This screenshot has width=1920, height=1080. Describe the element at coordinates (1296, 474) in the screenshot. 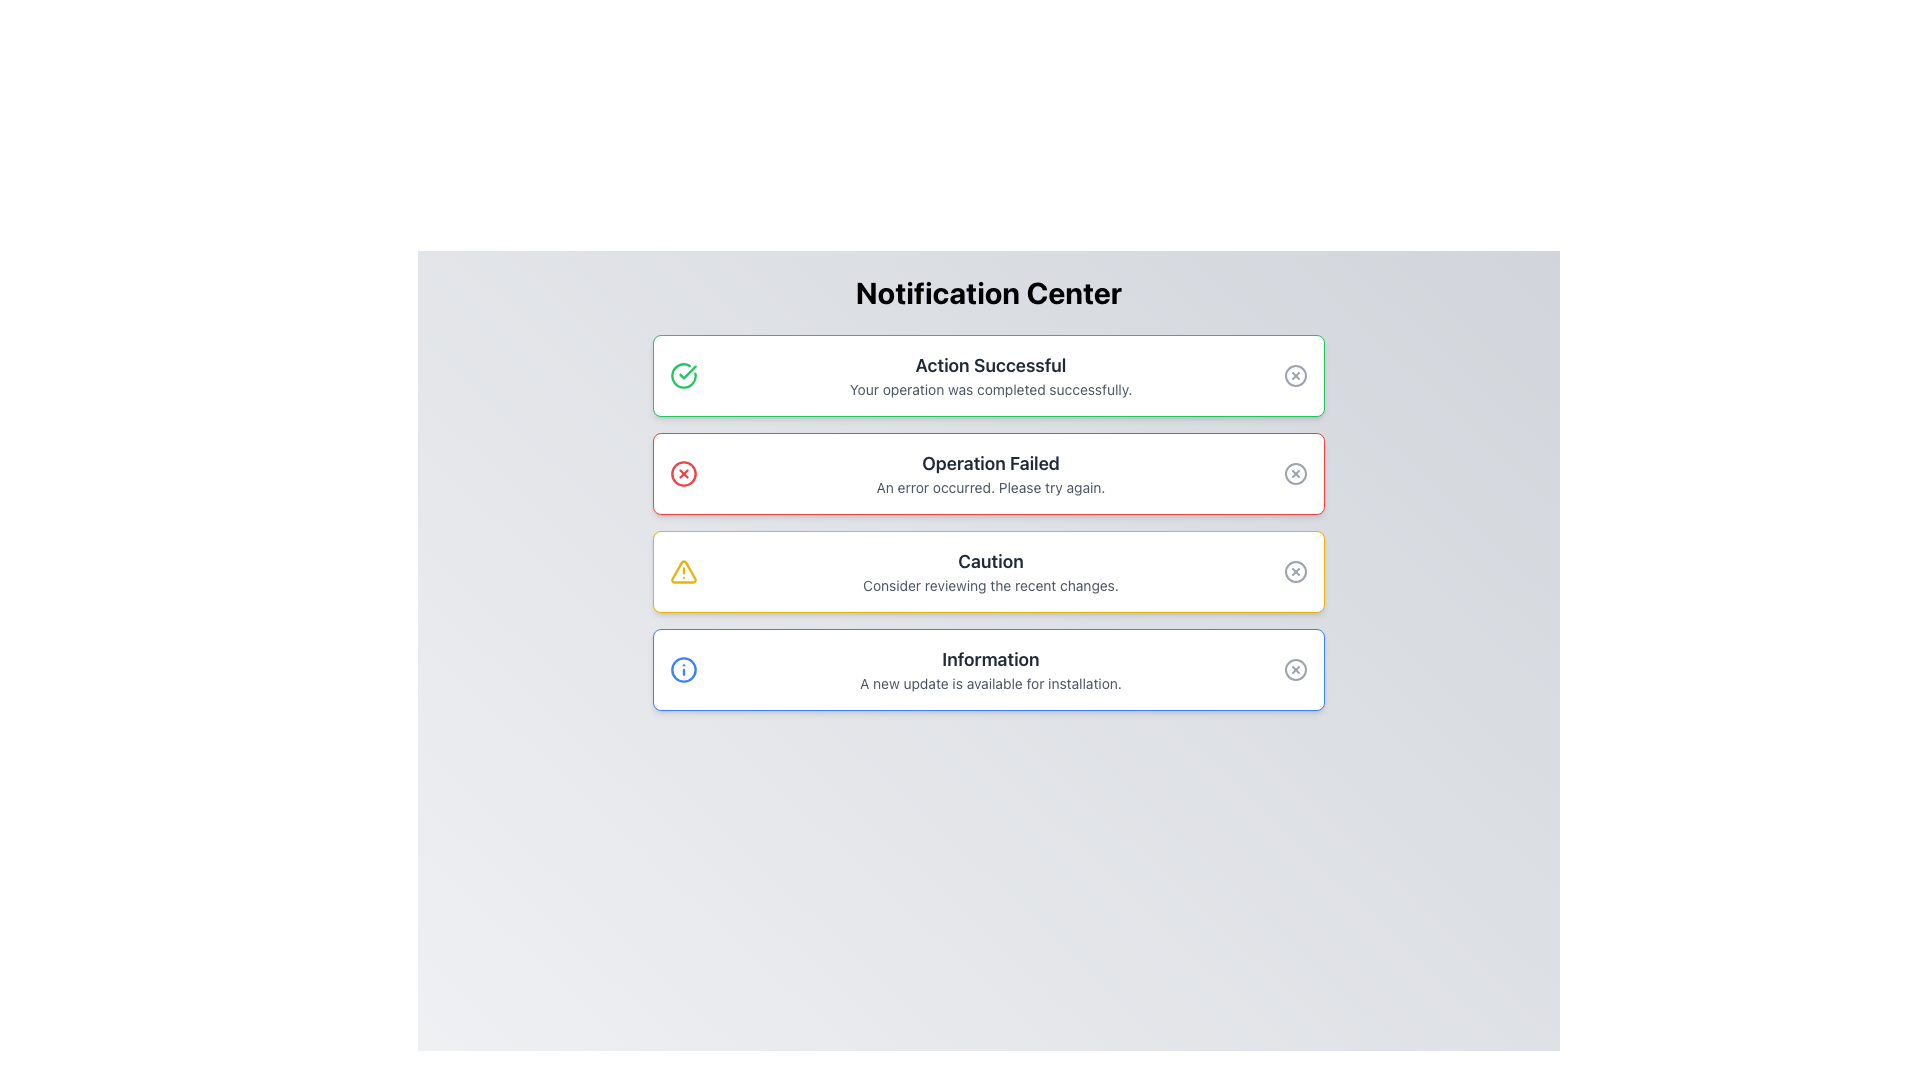

I see `the circular close (X) button located in the top-right corner of the 'Operation Failed' notification box to trigger the color change` at that location.